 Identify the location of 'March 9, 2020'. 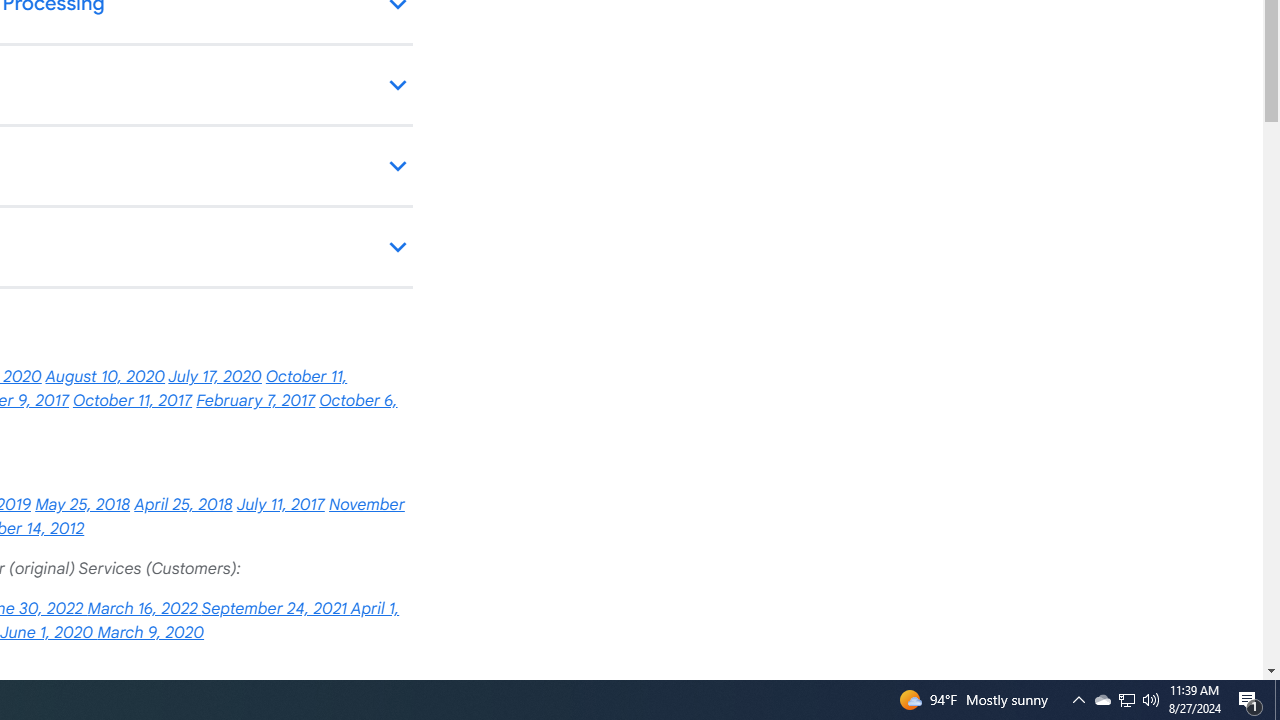
(150, 632).